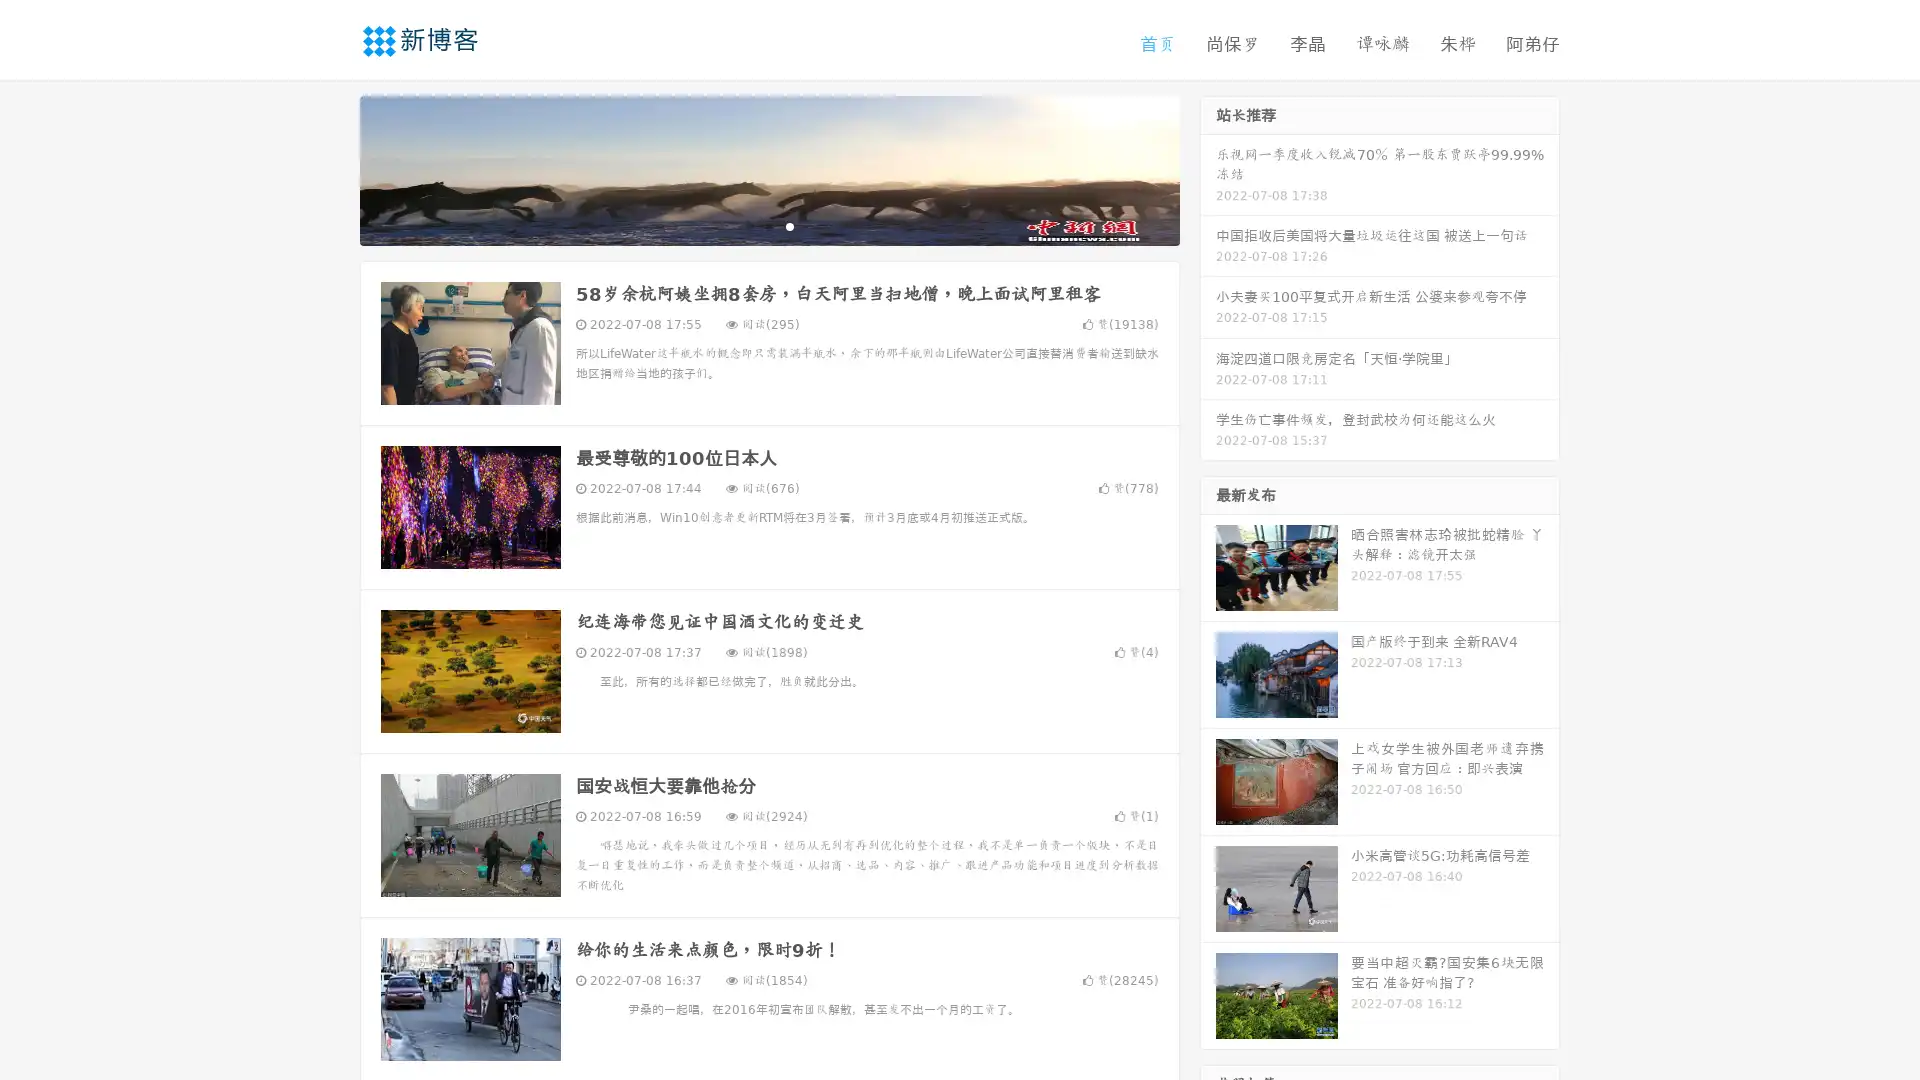  I want to click on Previous slide, so click(330, 168).